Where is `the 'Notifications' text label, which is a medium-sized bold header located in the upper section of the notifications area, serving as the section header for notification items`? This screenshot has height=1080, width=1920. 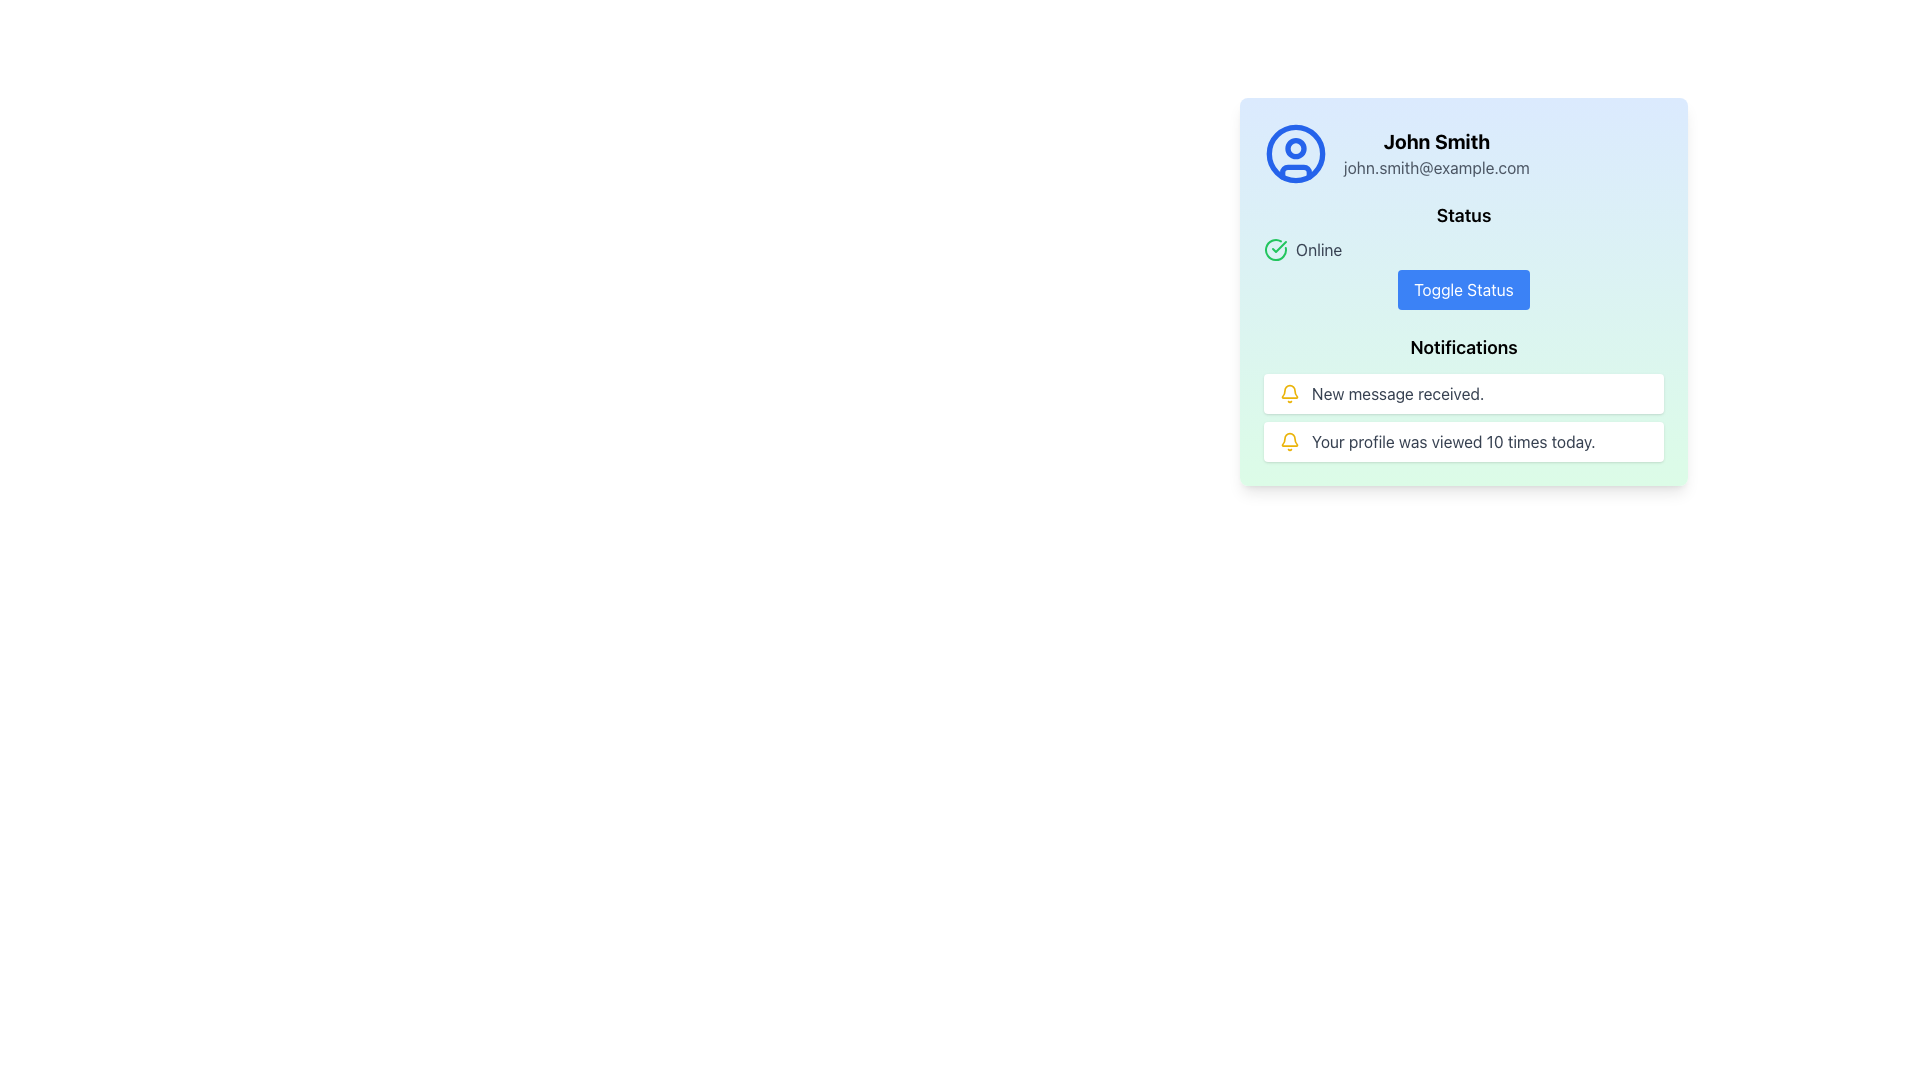
the 'Notifications' text label, which is a medium-sized bold header located in the upper section of the notifications area, serving as the section header for notification items is located at coordinates (1464, 346).